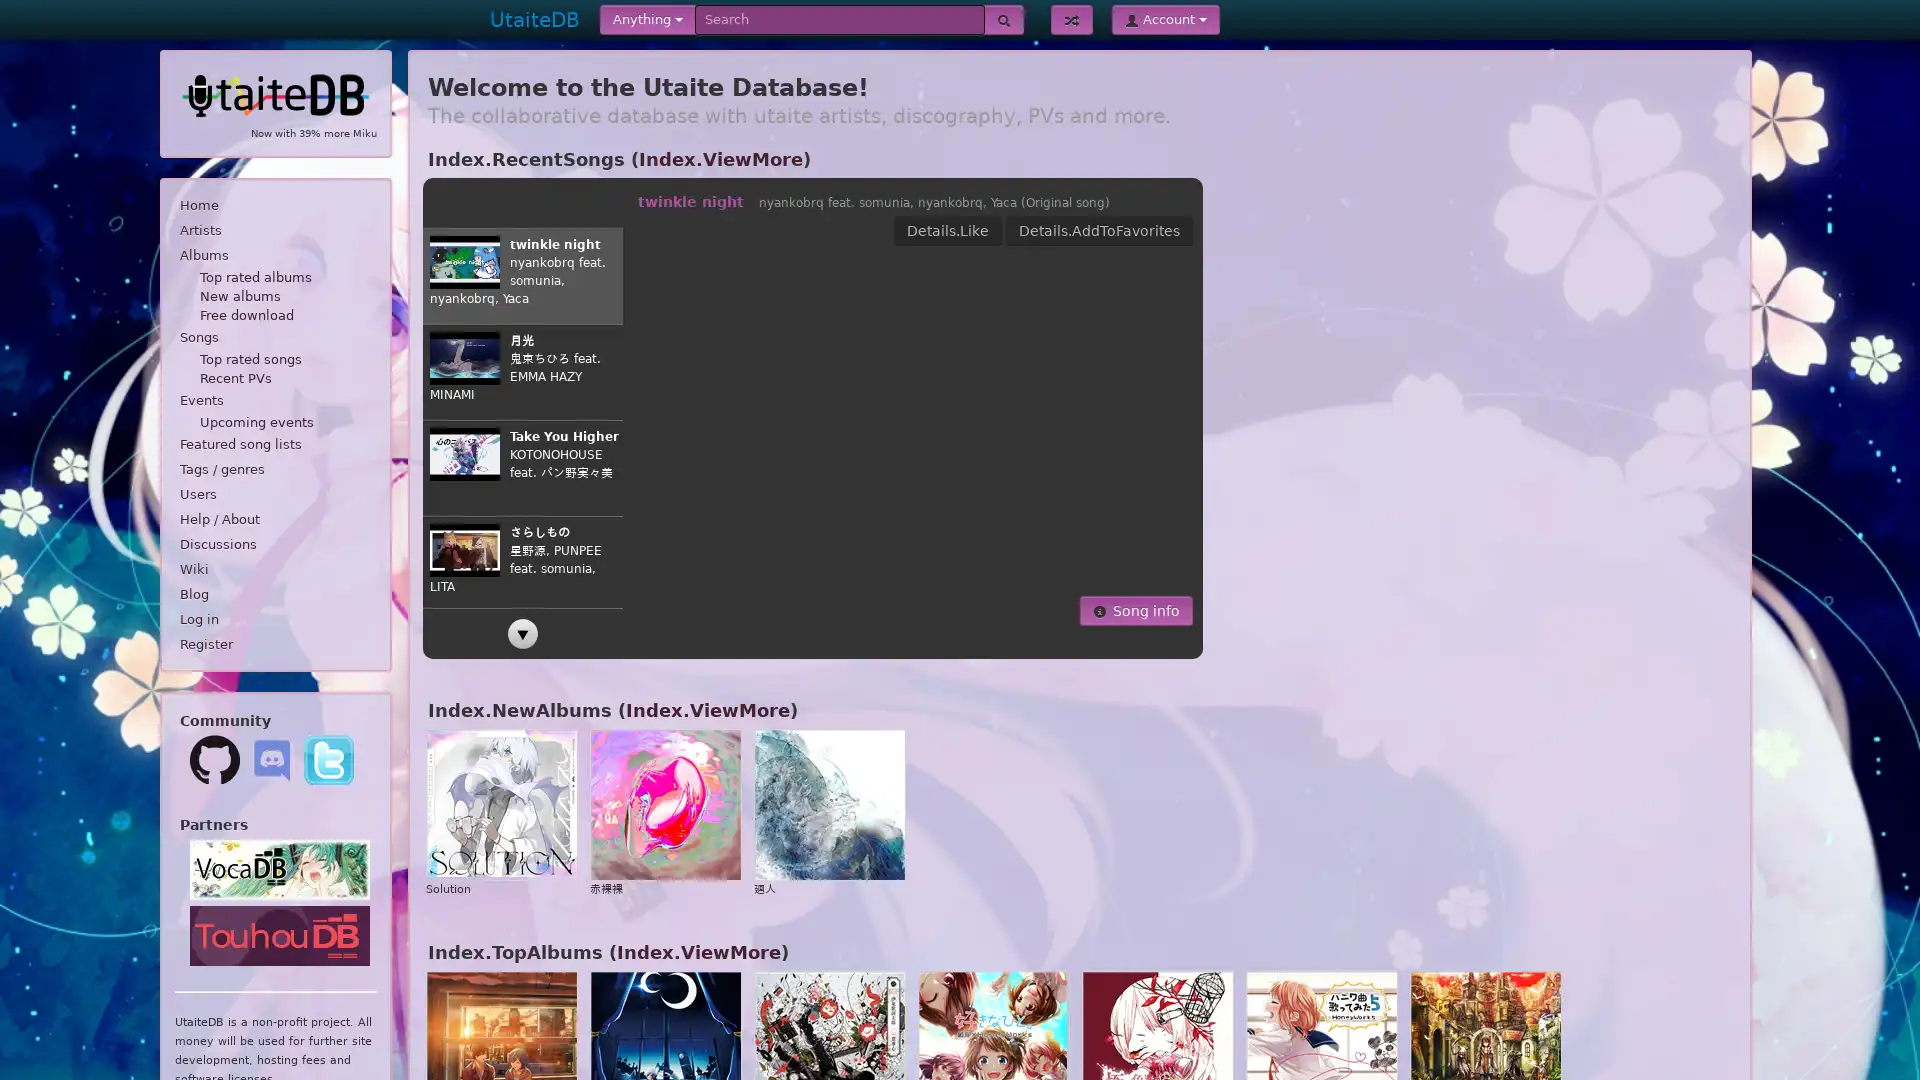 This screenshot has height=1080, width=1920. What do you see at coordinates (1077, 230) in the screenshot?
I see `Like` at bounding box center [1077, 230].